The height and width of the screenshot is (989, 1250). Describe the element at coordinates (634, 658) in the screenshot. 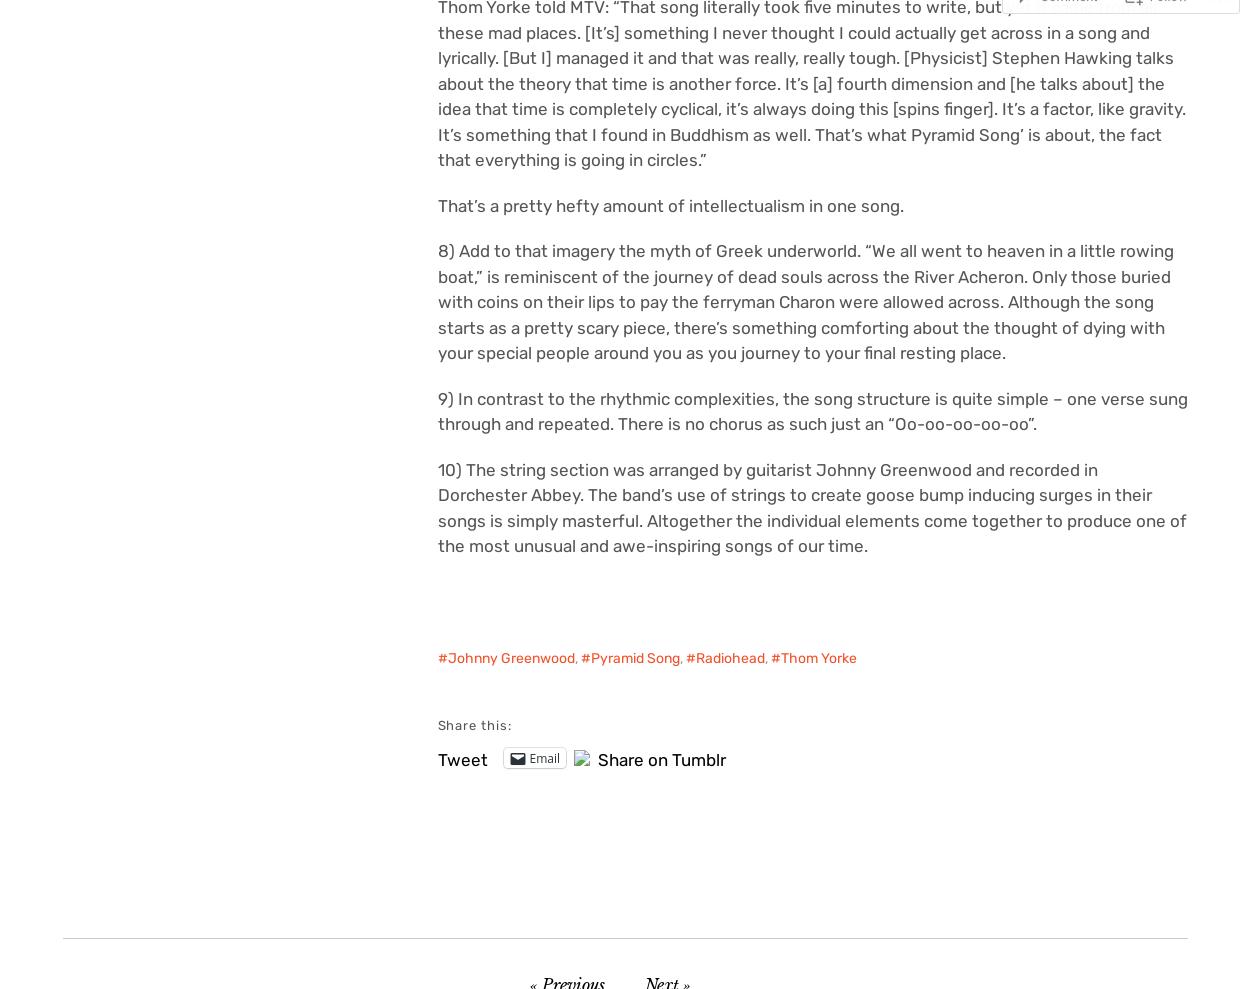

I see `'Pyramid Song'` at that location.